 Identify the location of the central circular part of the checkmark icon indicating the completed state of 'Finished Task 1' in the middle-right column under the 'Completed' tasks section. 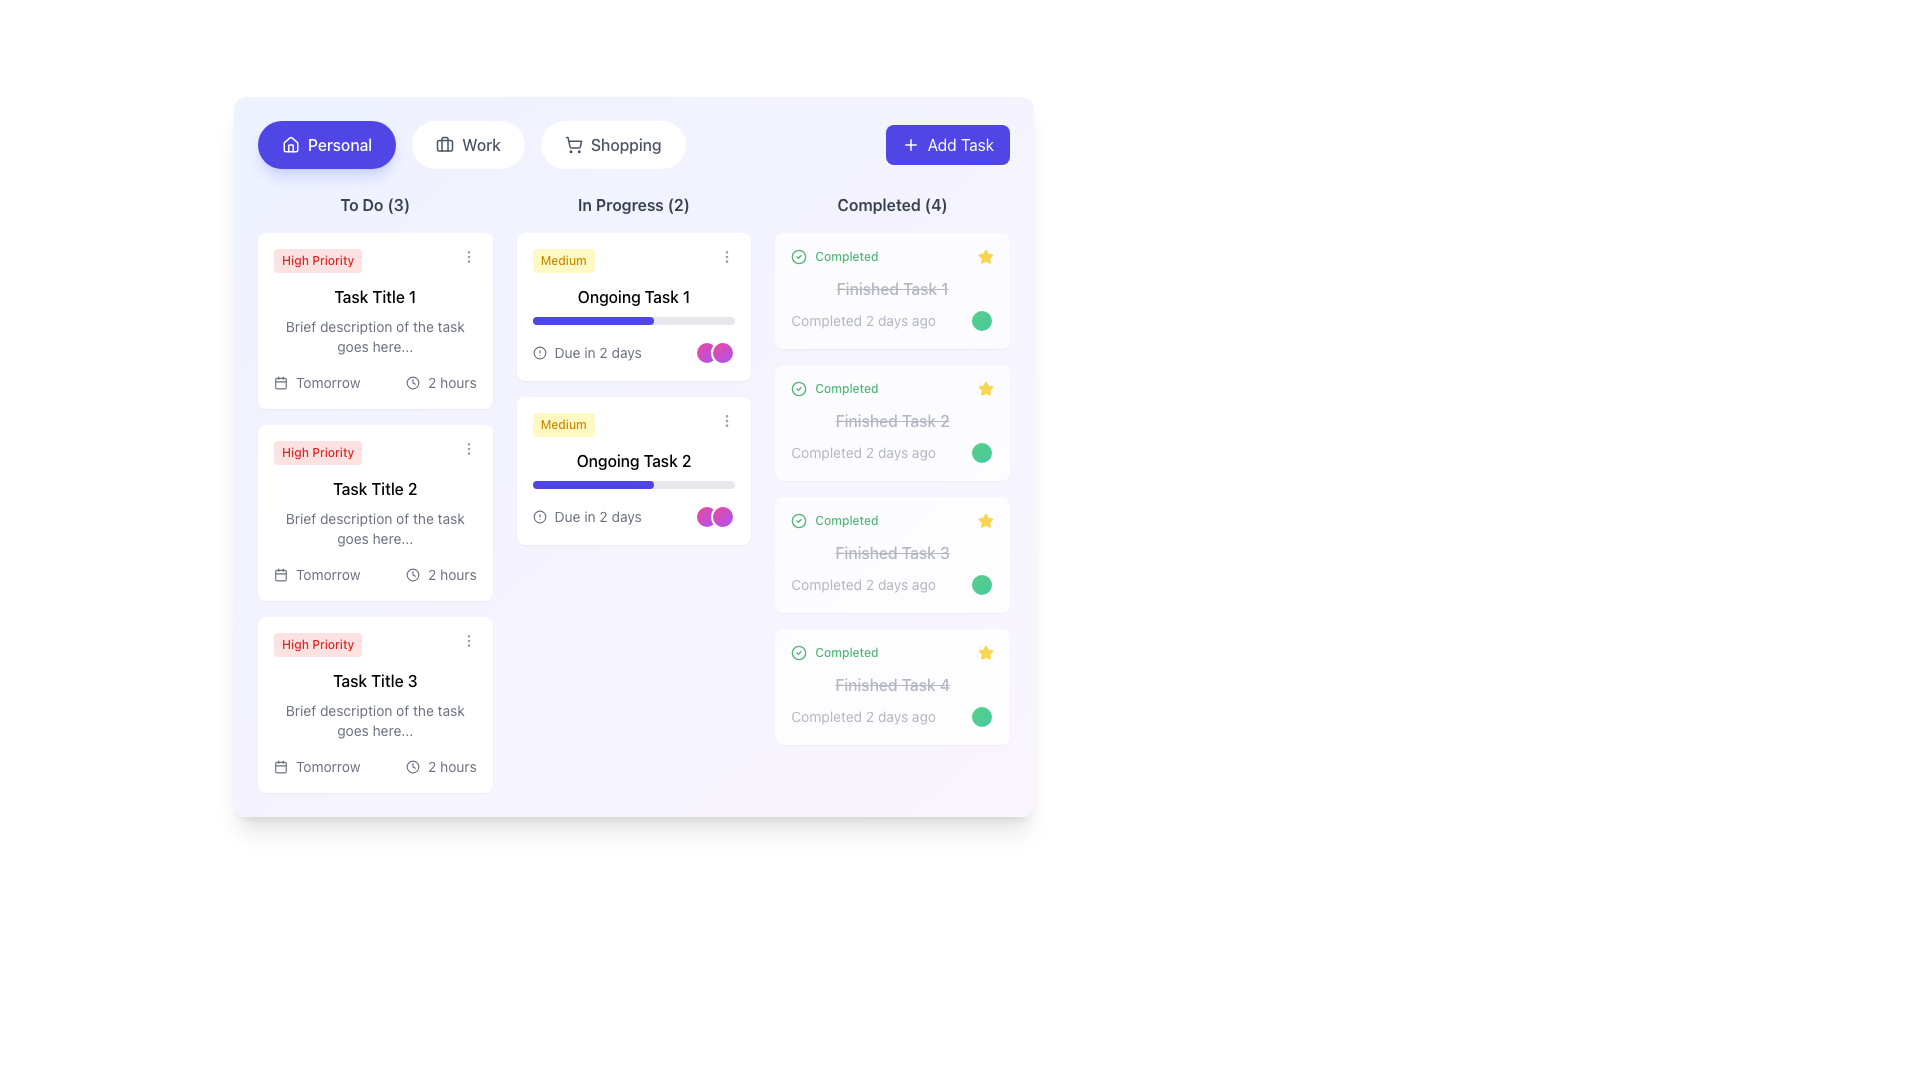
(798, 652).